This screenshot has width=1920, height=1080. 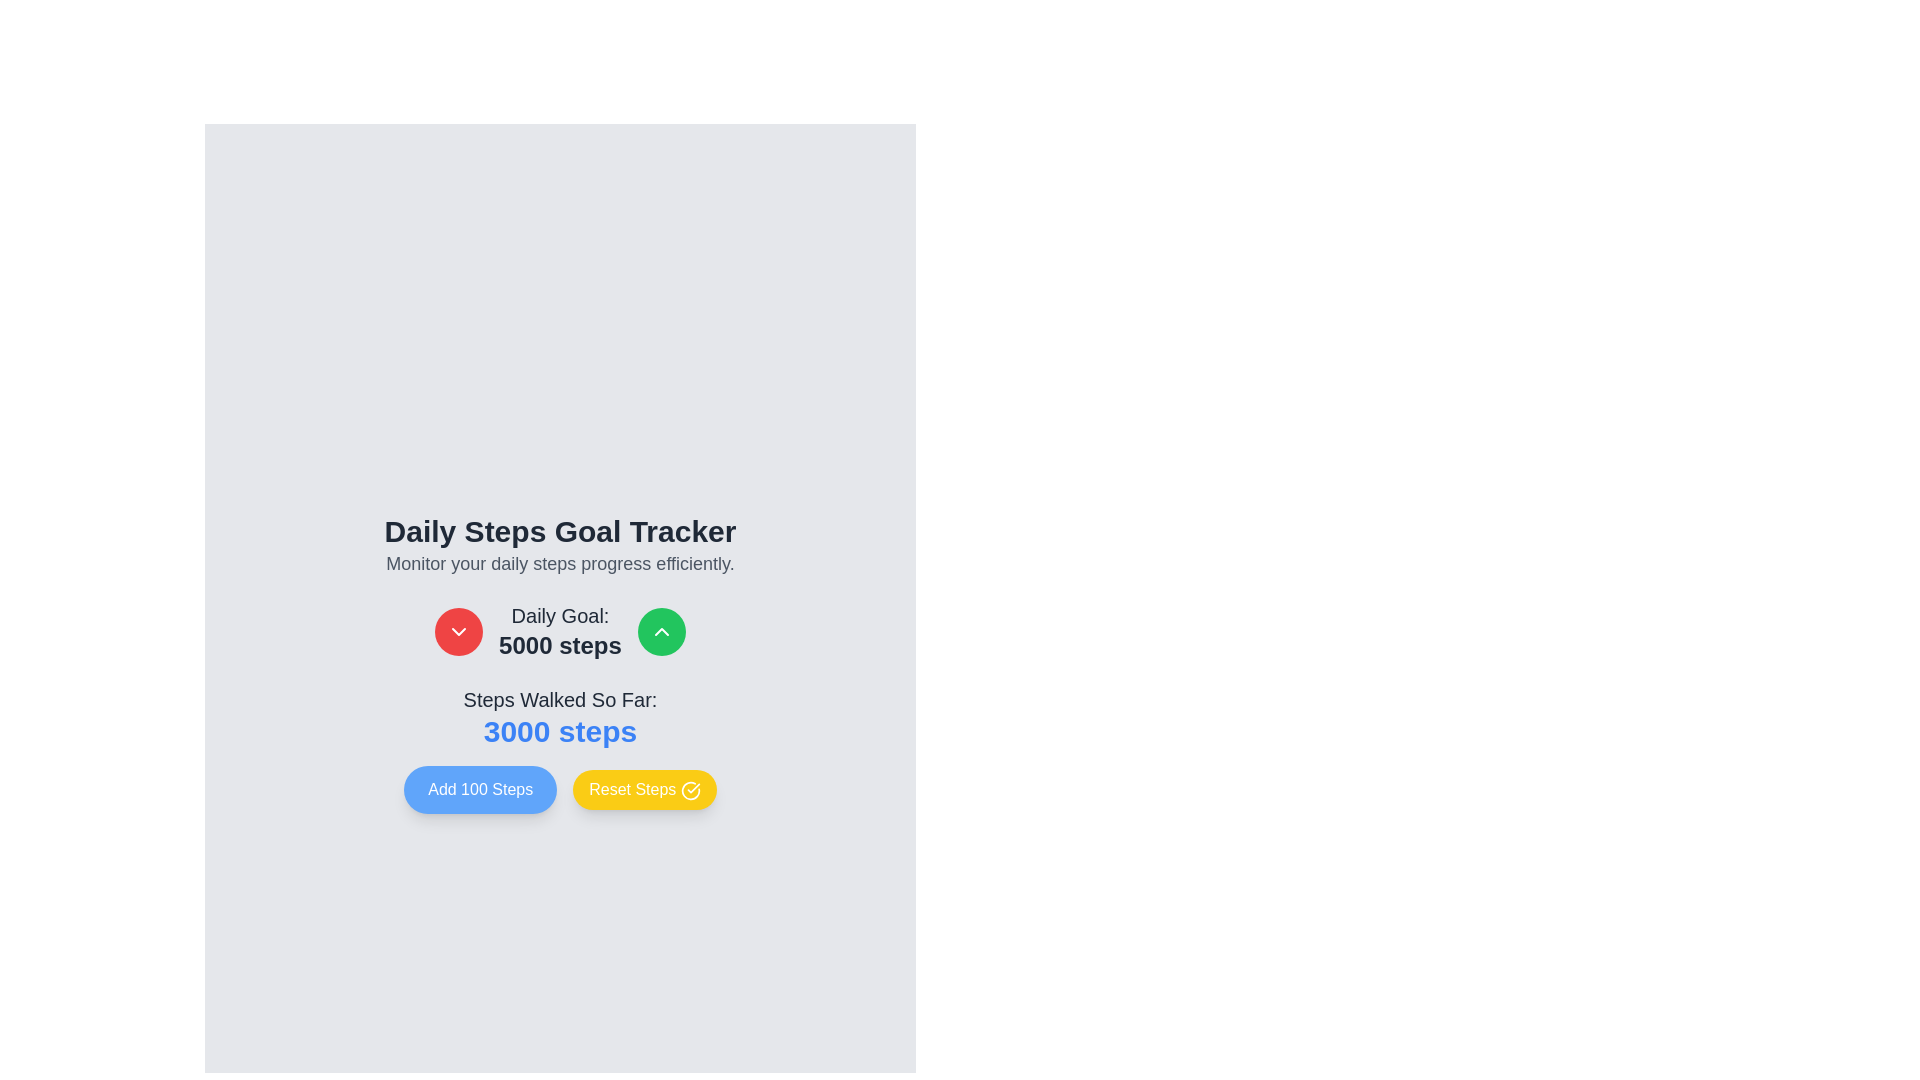 What do you see at coordinates (661, 632) in the screenshot?
I see `the button located to the right of the 'Daily Goal: 5000 steps' label to increase the daily goal value` at bounding box center [661, 632].